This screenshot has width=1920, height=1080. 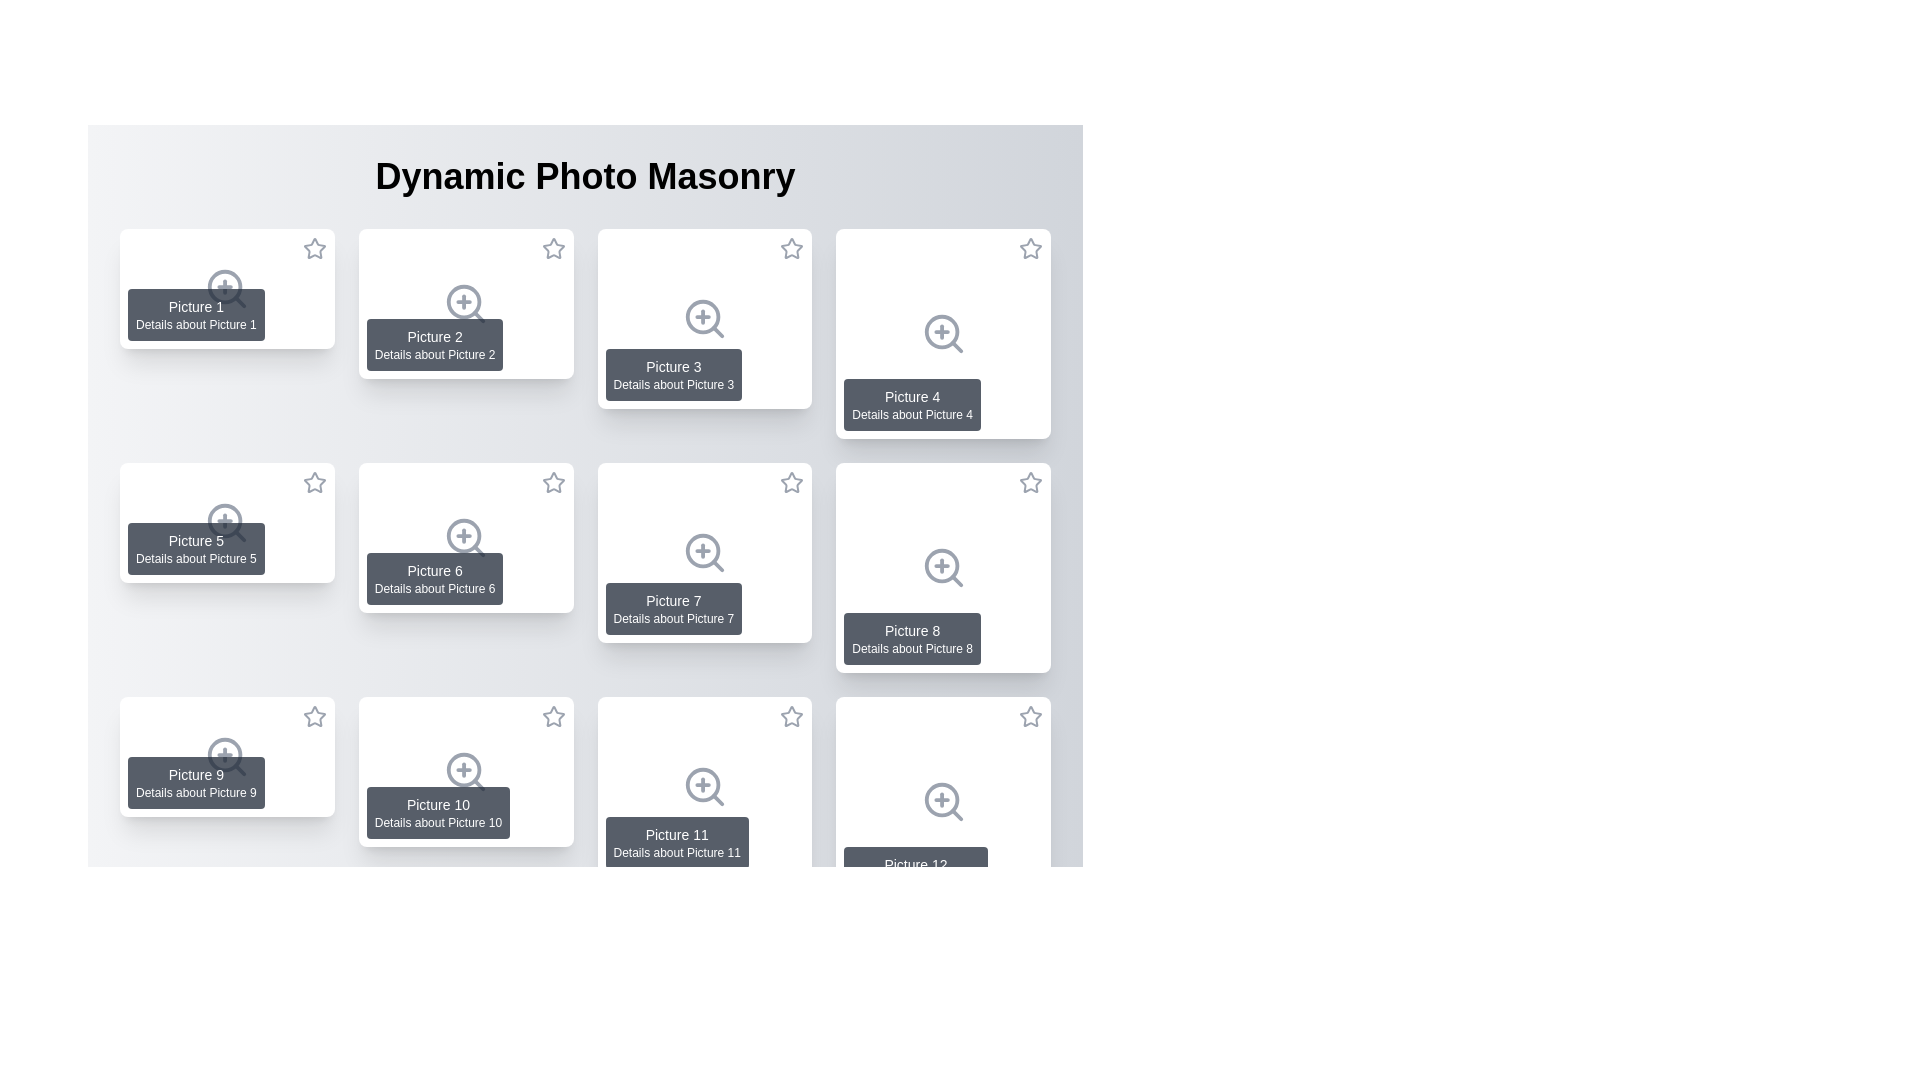 What do you see at coordinates (196, 540) in the screenshot?
I see `text label that identifies the fifth card as 'Picture 5', located at the top of the dark gray overlay in the bottom left corner of the card` at bounding box center [196, 540].